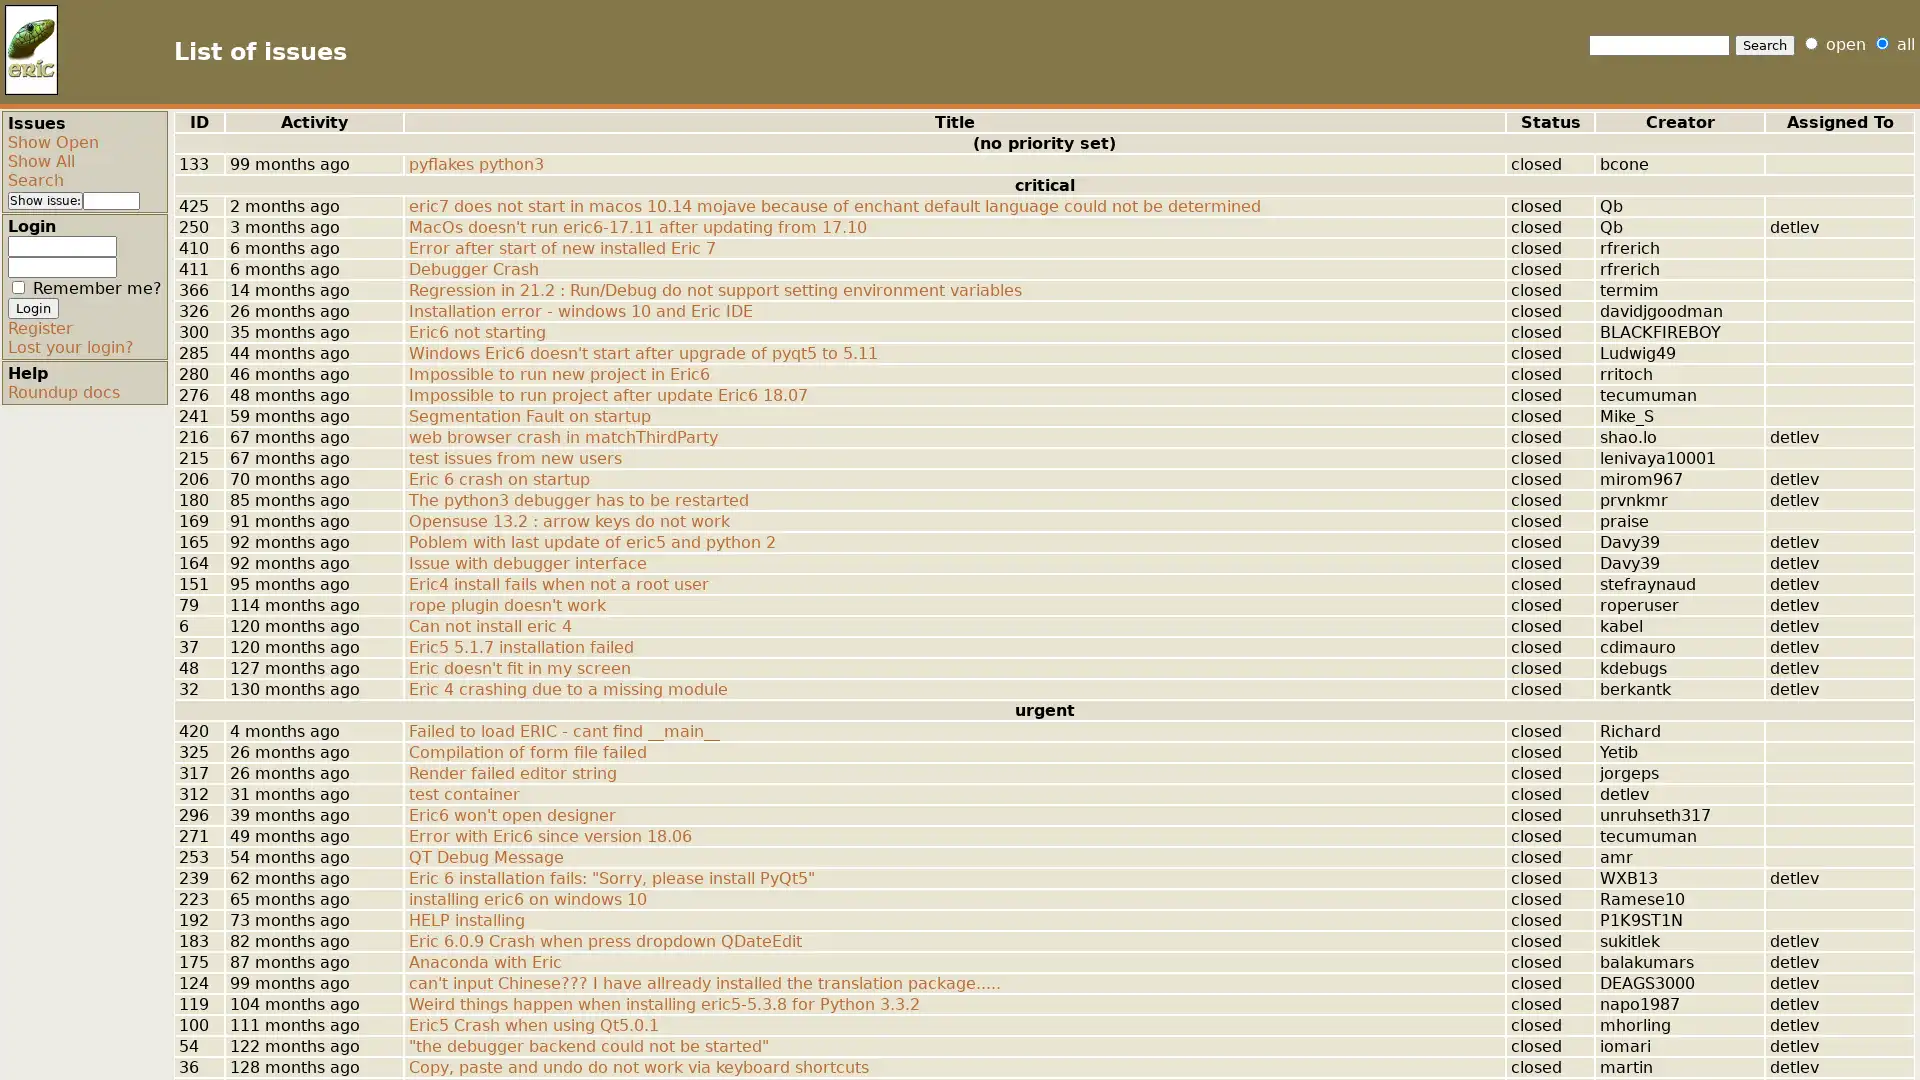 This screenshot has width=1920, height=1080. Describe the element at coordinates (45, 200) in the screenshot. I see `Show issue:` at that location.